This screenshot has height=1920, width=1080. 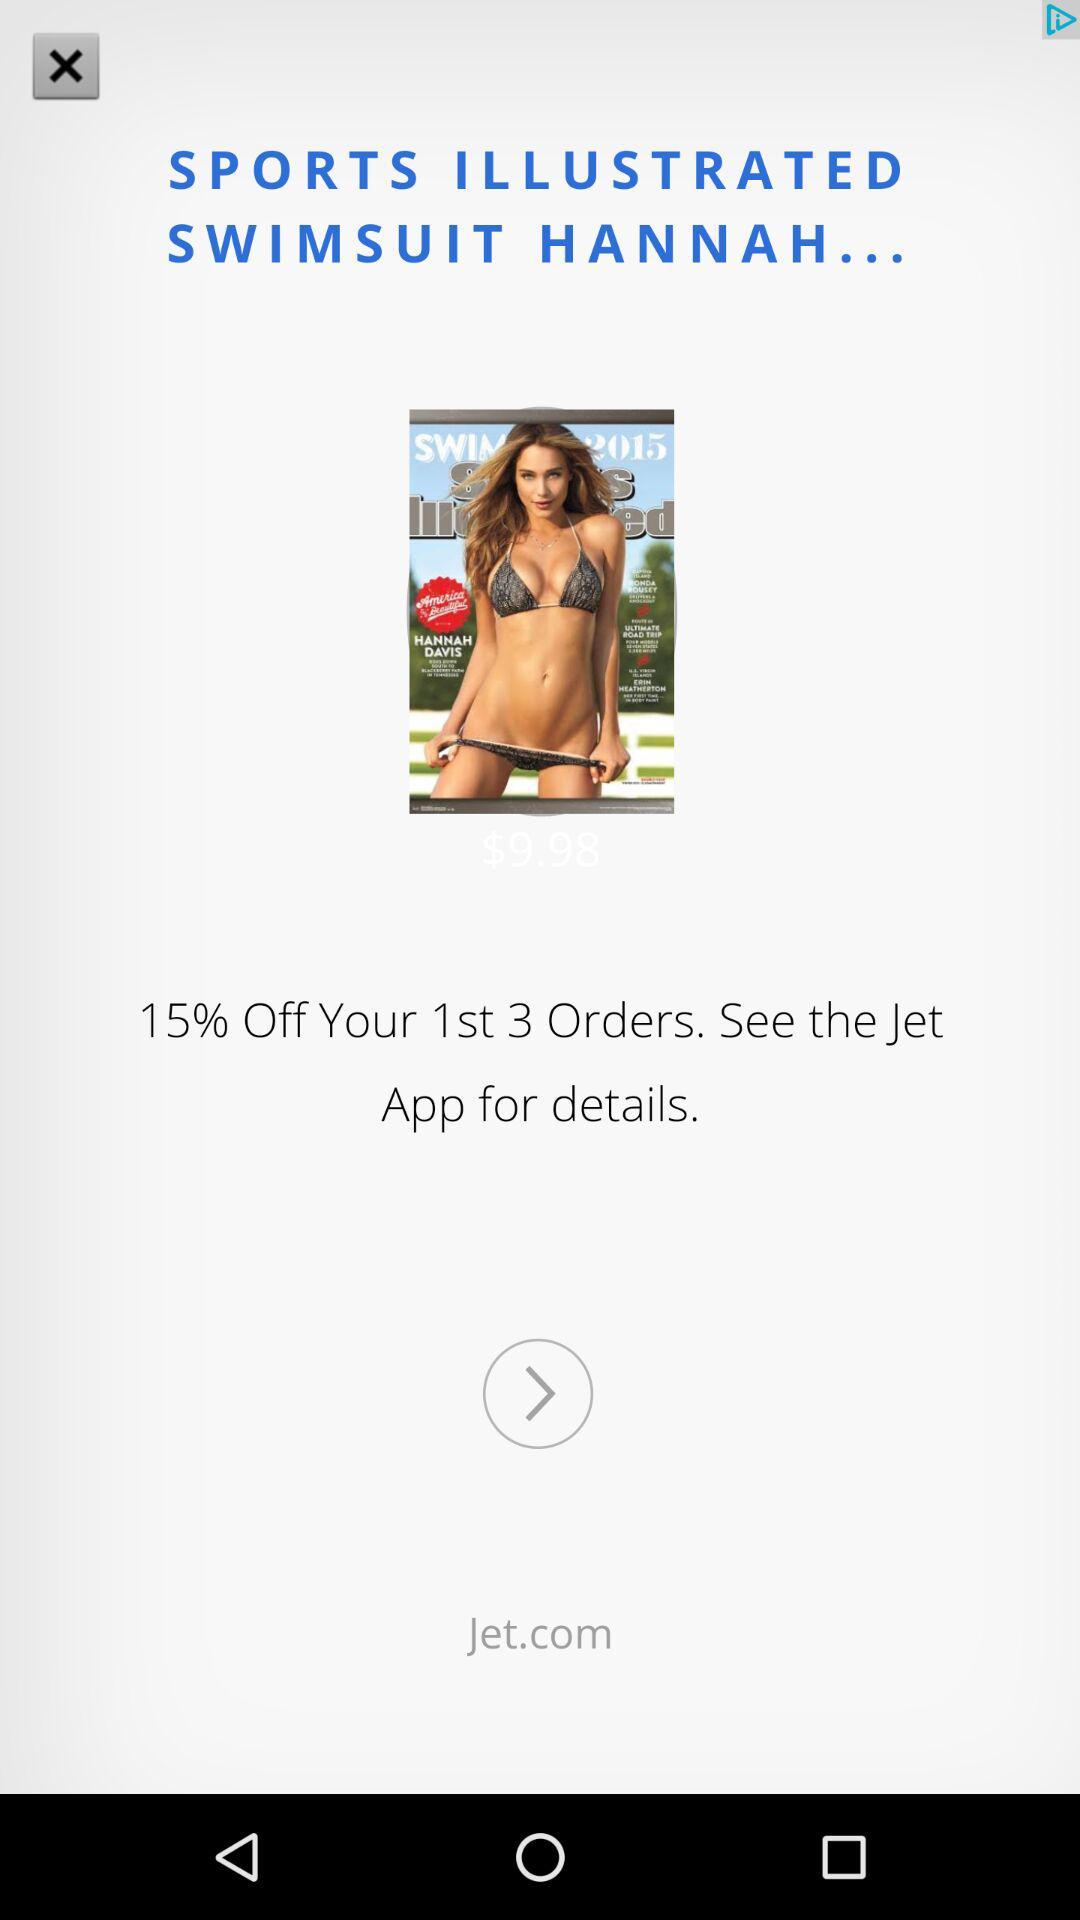 I want to click on the close icon, so click(x=64, y=70).